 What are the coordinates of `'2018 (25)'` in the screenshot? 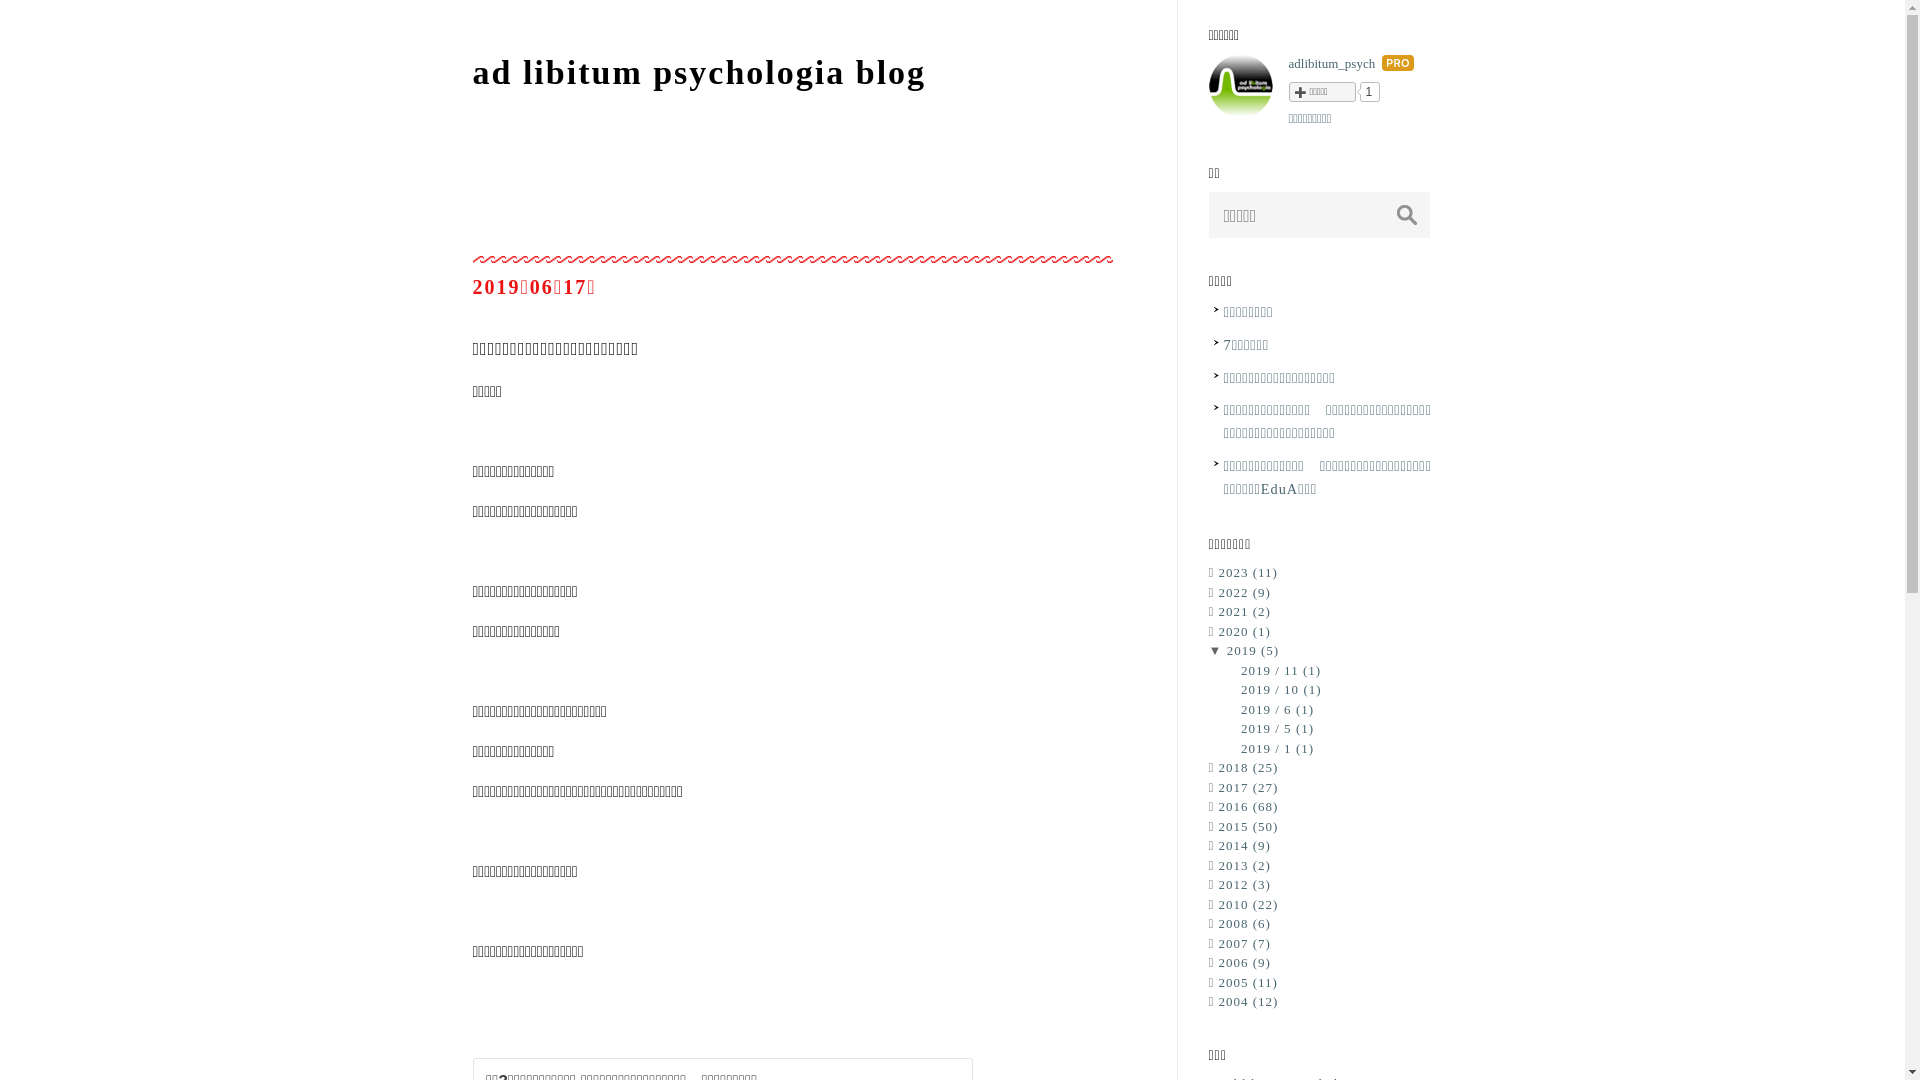 It's located at (1247, 766).